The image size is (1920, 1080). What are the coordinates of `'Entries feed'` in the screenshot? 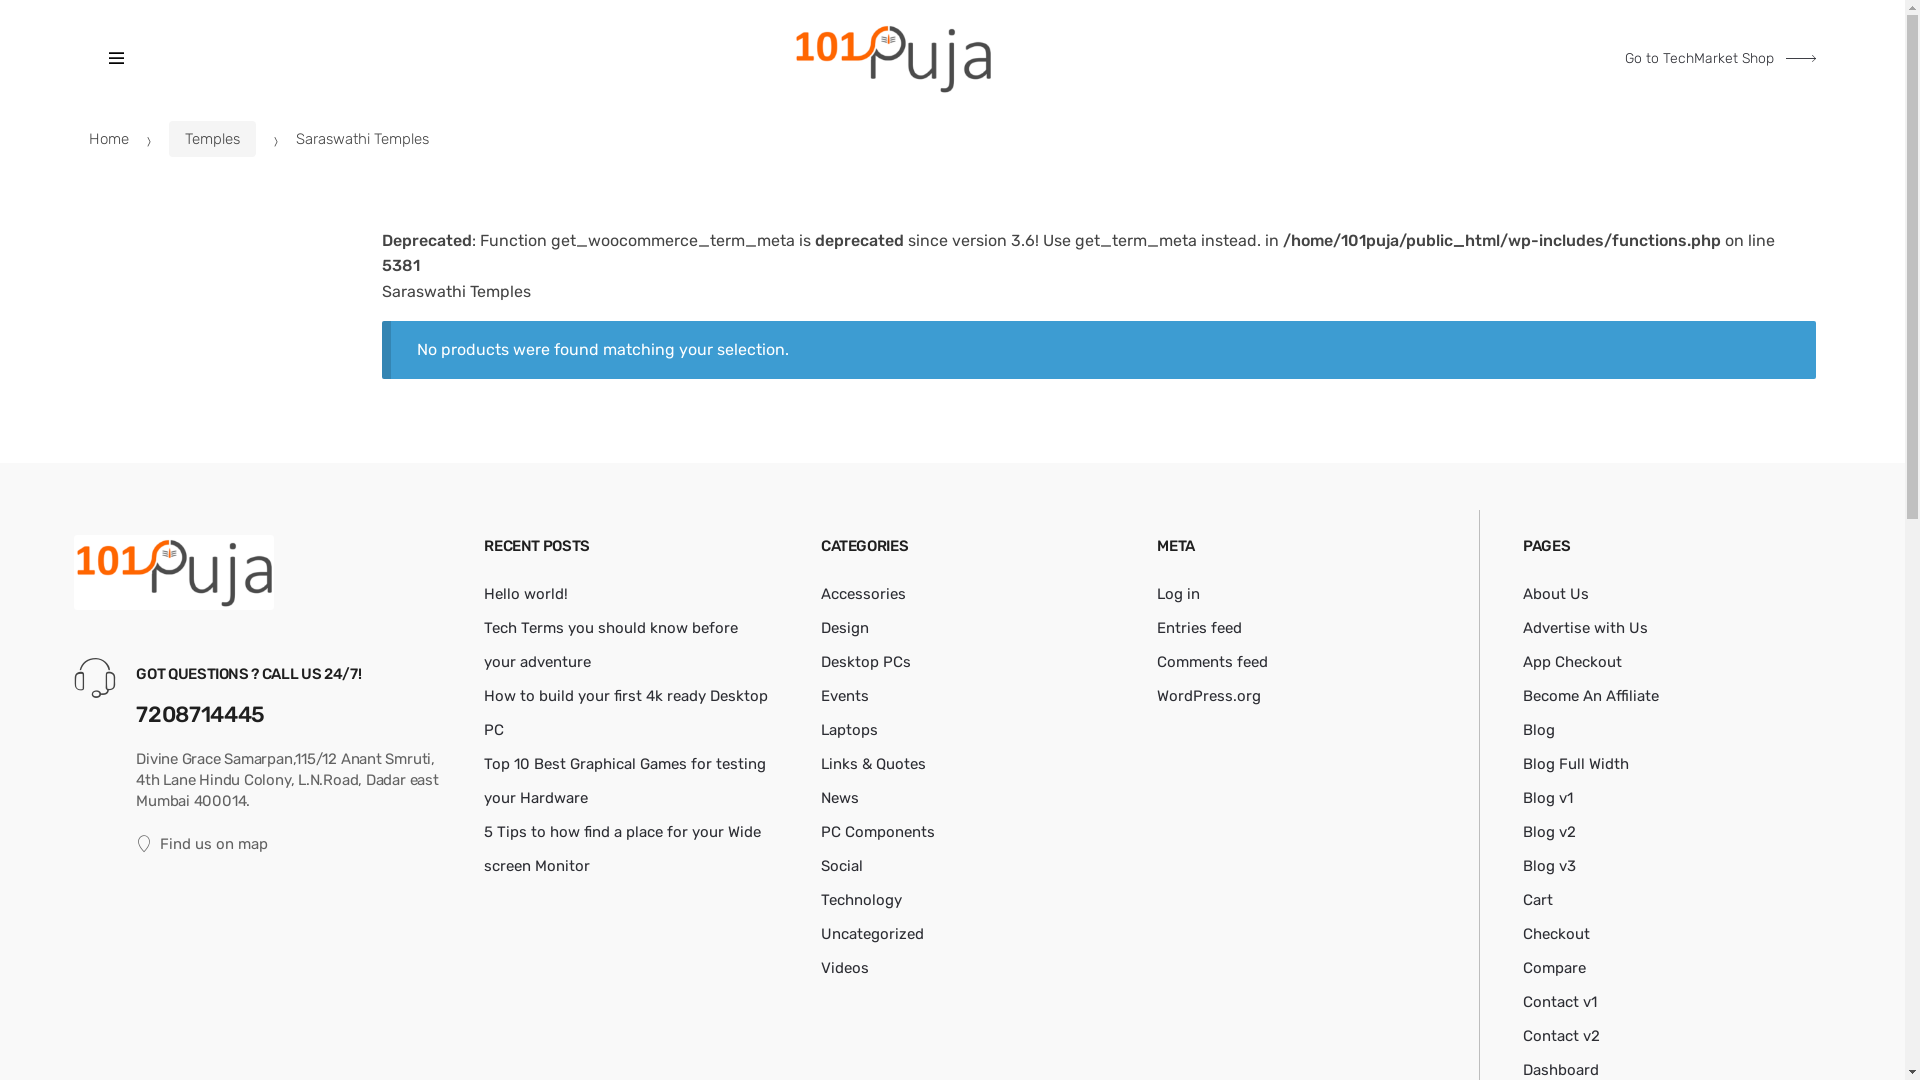 It's located at (1199, 627).